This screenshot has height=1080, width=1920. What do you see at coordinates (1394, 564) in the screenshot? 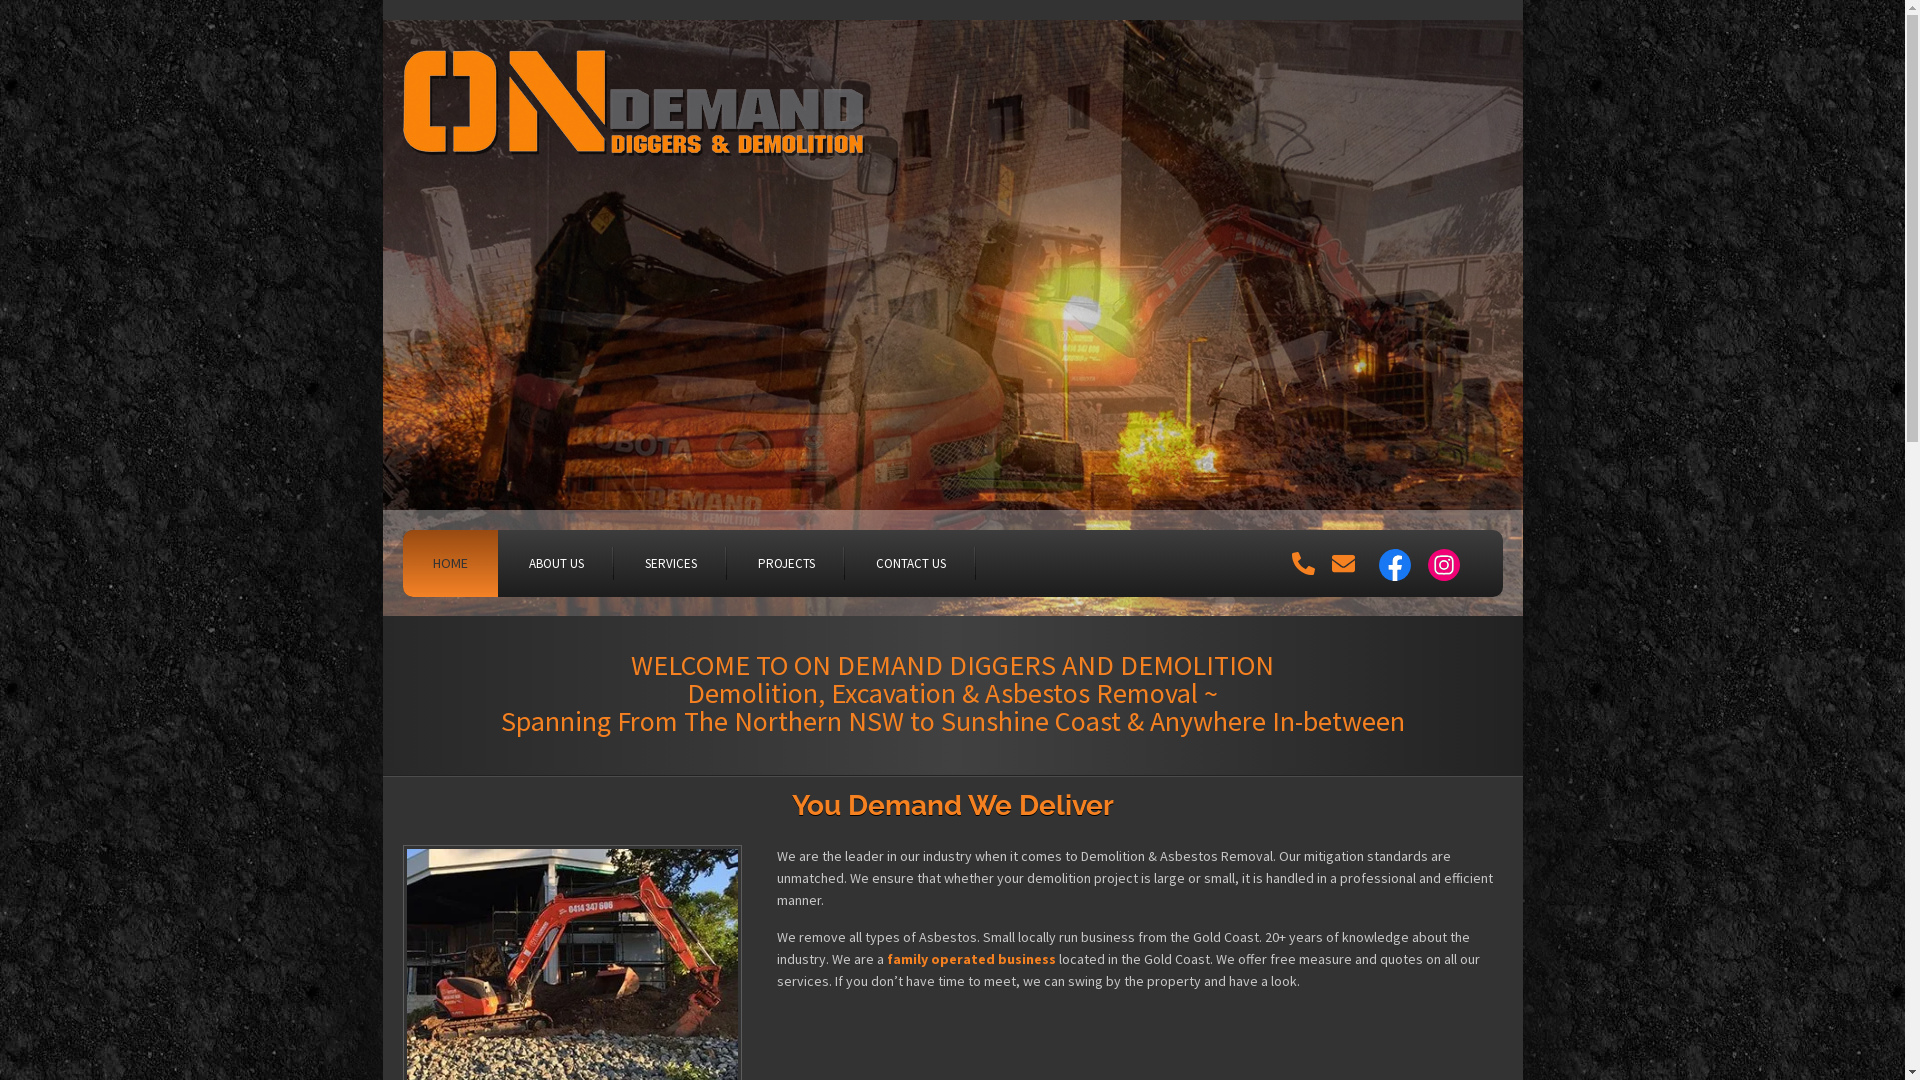
I see `'Find Us On Facebook'` at bounding box center [1394, 564].